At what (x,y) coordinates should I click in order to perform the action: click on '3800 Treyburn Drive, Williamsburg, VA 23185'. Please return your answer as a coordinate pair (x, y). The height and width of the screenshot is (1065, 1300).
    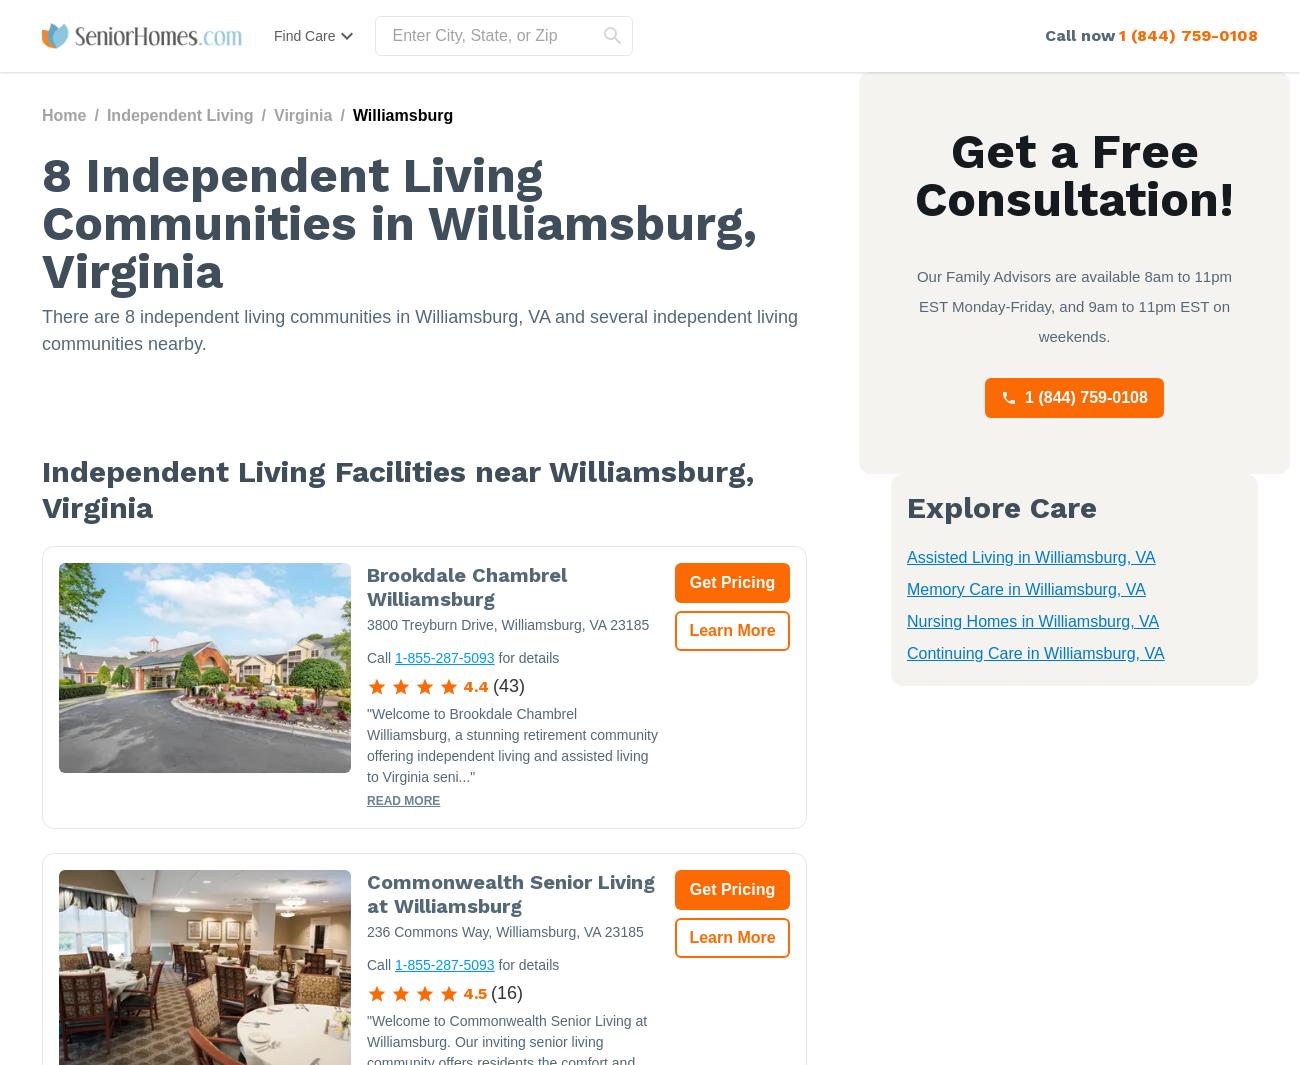
    Looking at the image, I should click on (365, 625).